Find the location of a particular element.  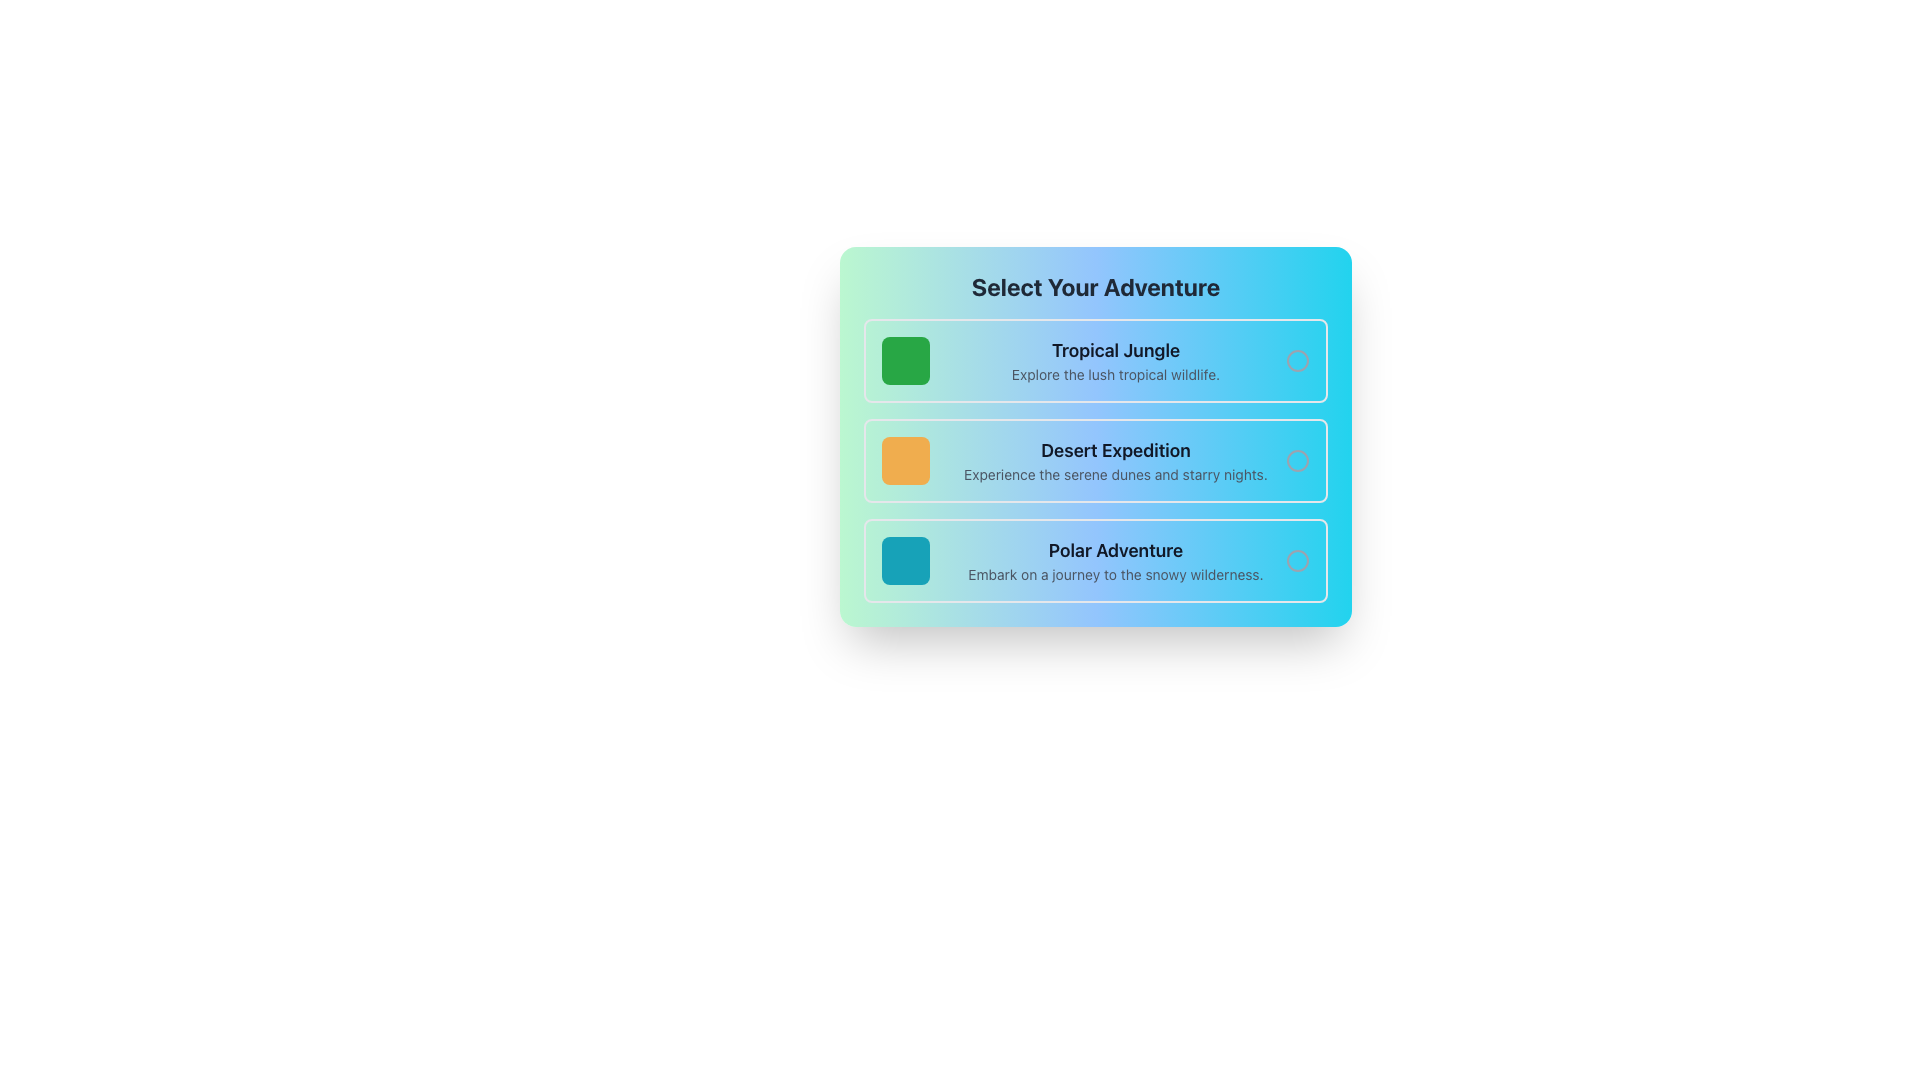

the circular radio button for the 'Polar Adventure' option, which is the third option in its group is located at coordinates (1297, 560).